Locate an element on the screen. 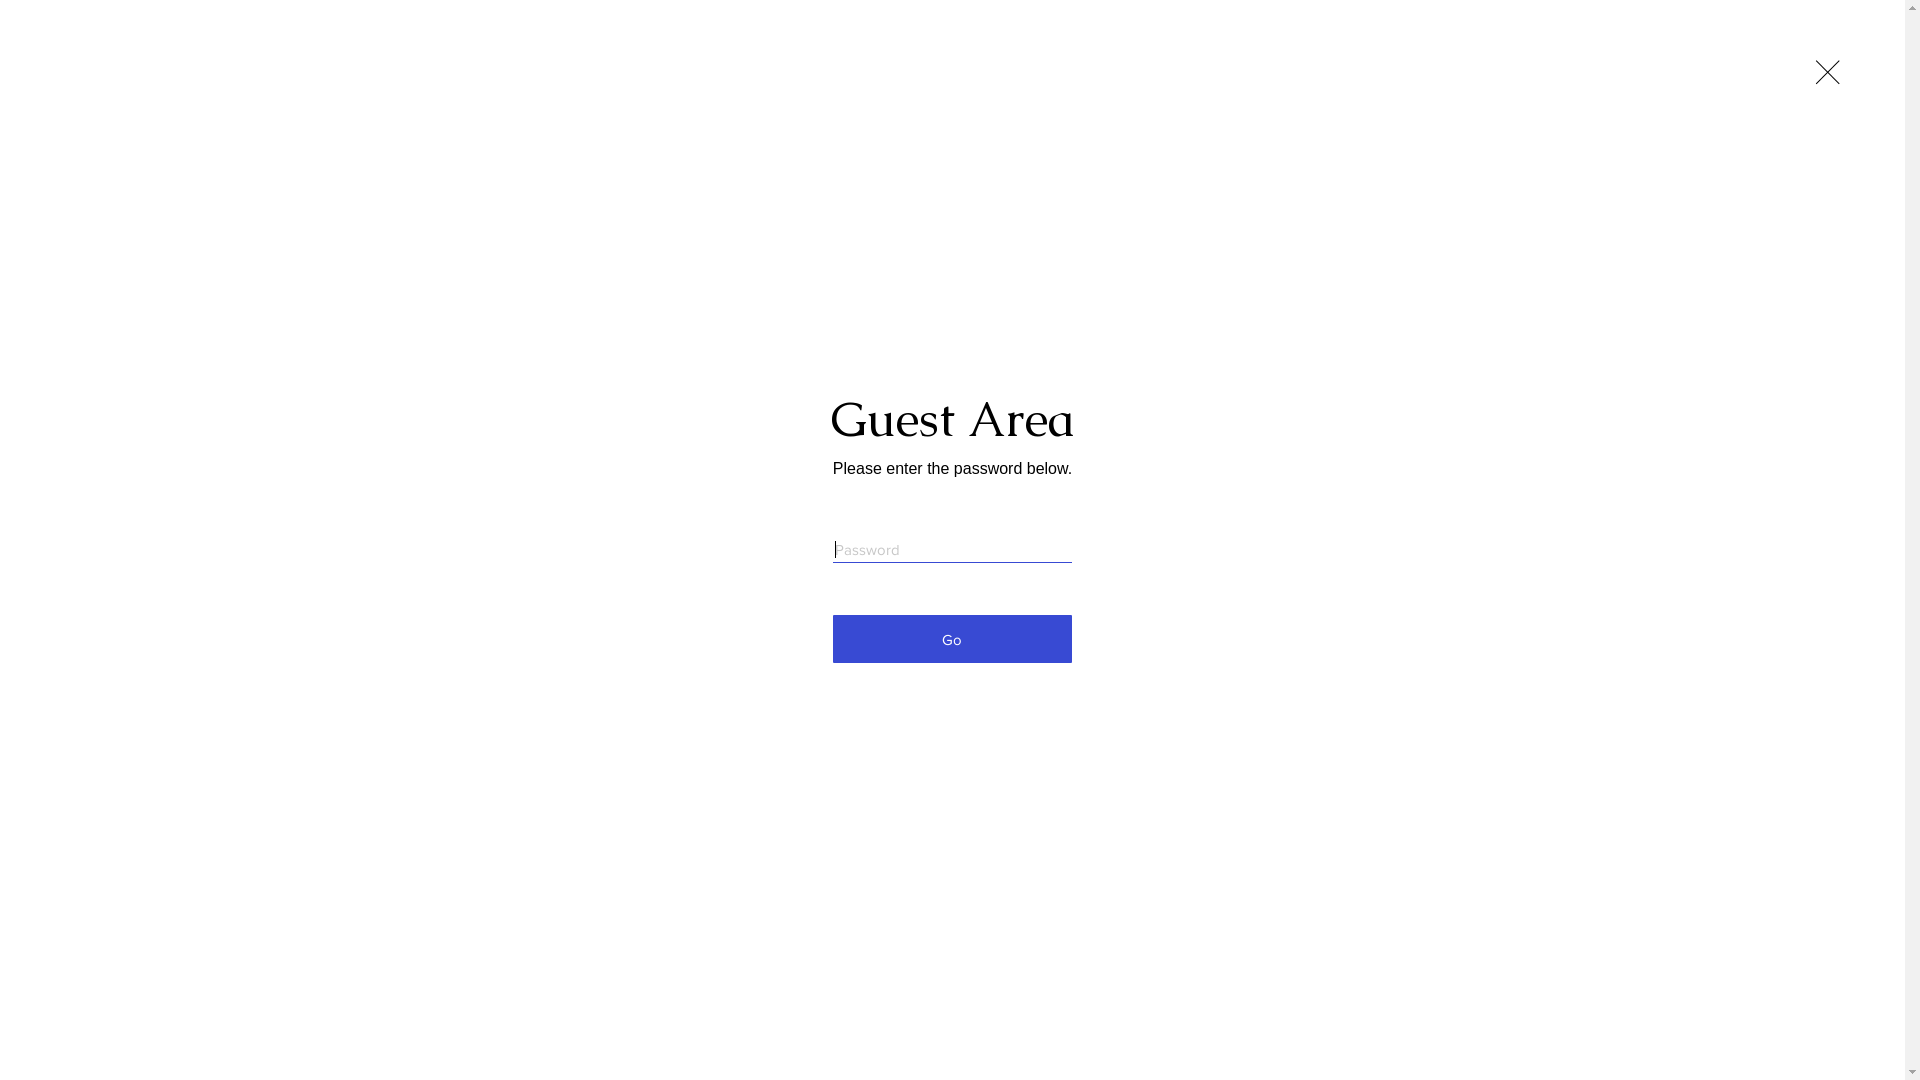 The width and height of the screenshot is (1920, 1080). 'Go' is located at coordinates (951, 639).